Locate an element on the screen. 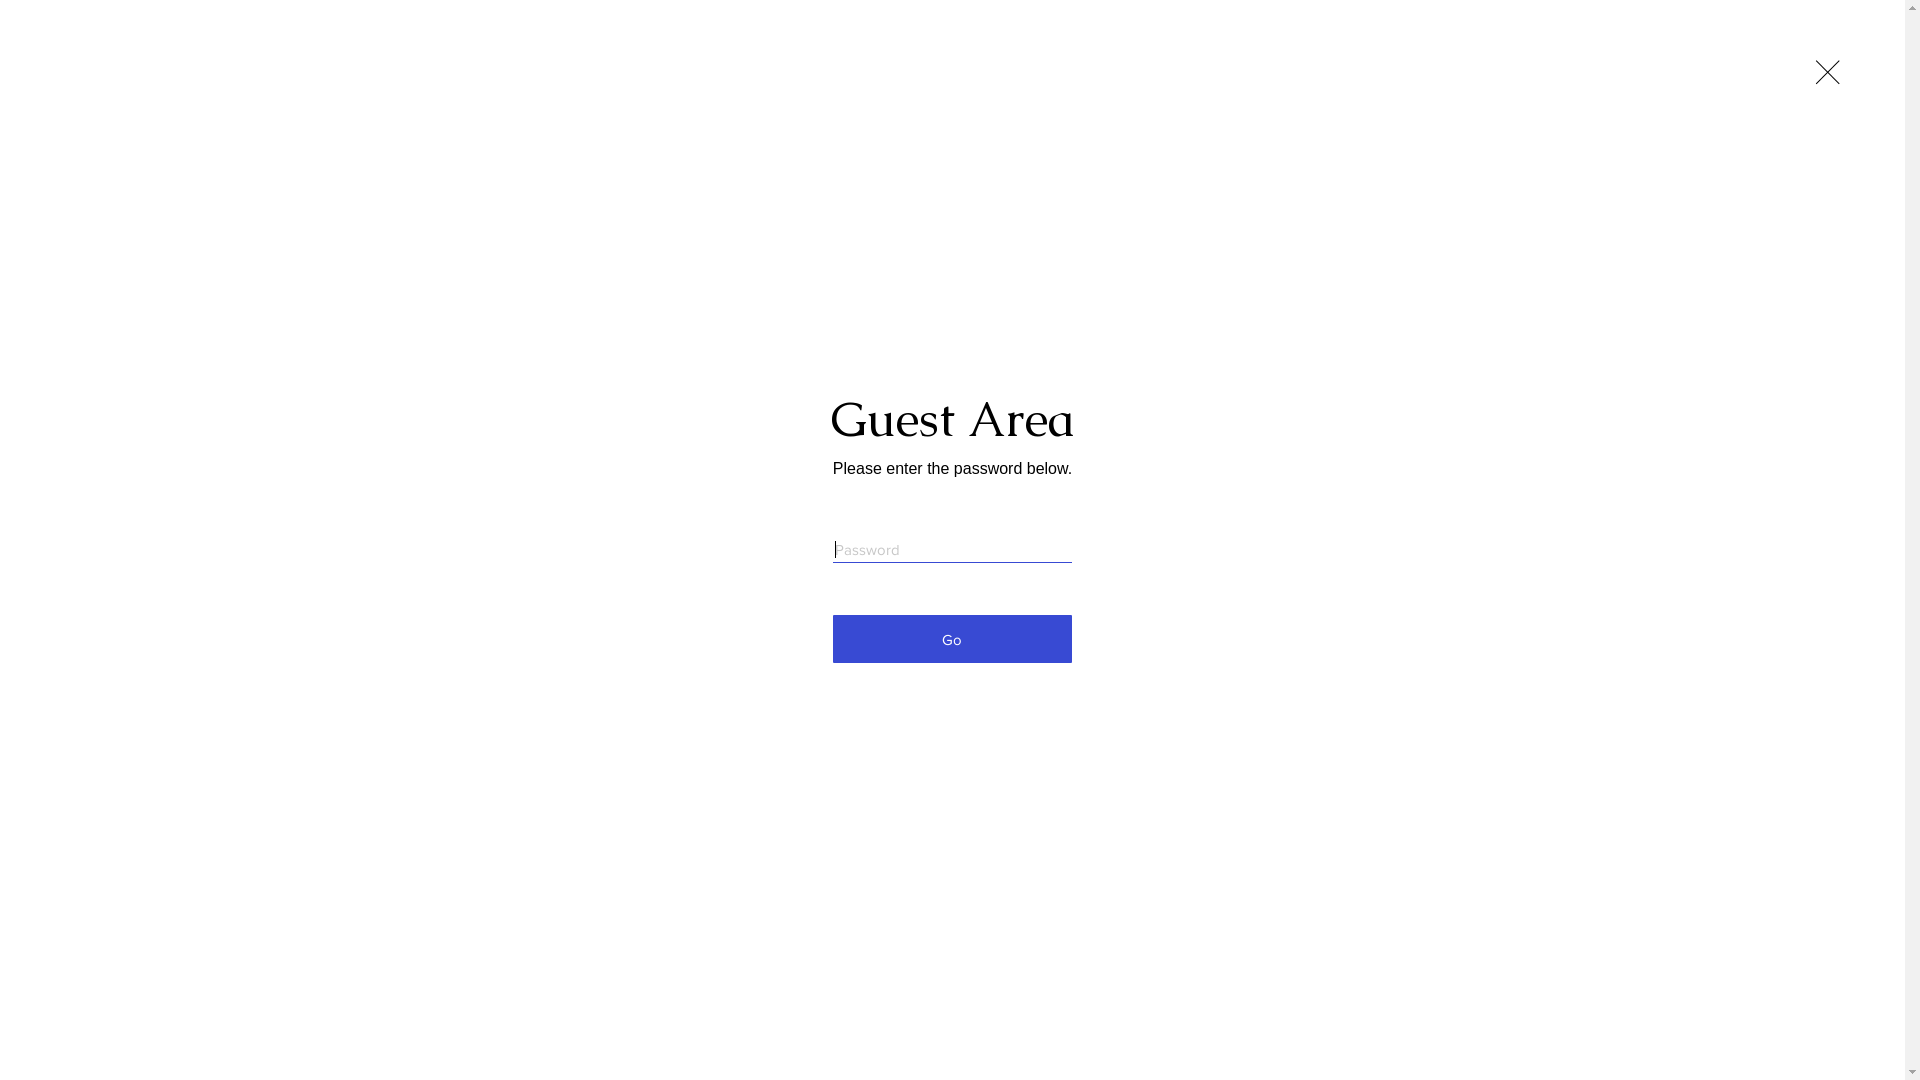 The width and height of the screenshot is (1920, 1080). 'Go' is located at coordinates (951, 639).